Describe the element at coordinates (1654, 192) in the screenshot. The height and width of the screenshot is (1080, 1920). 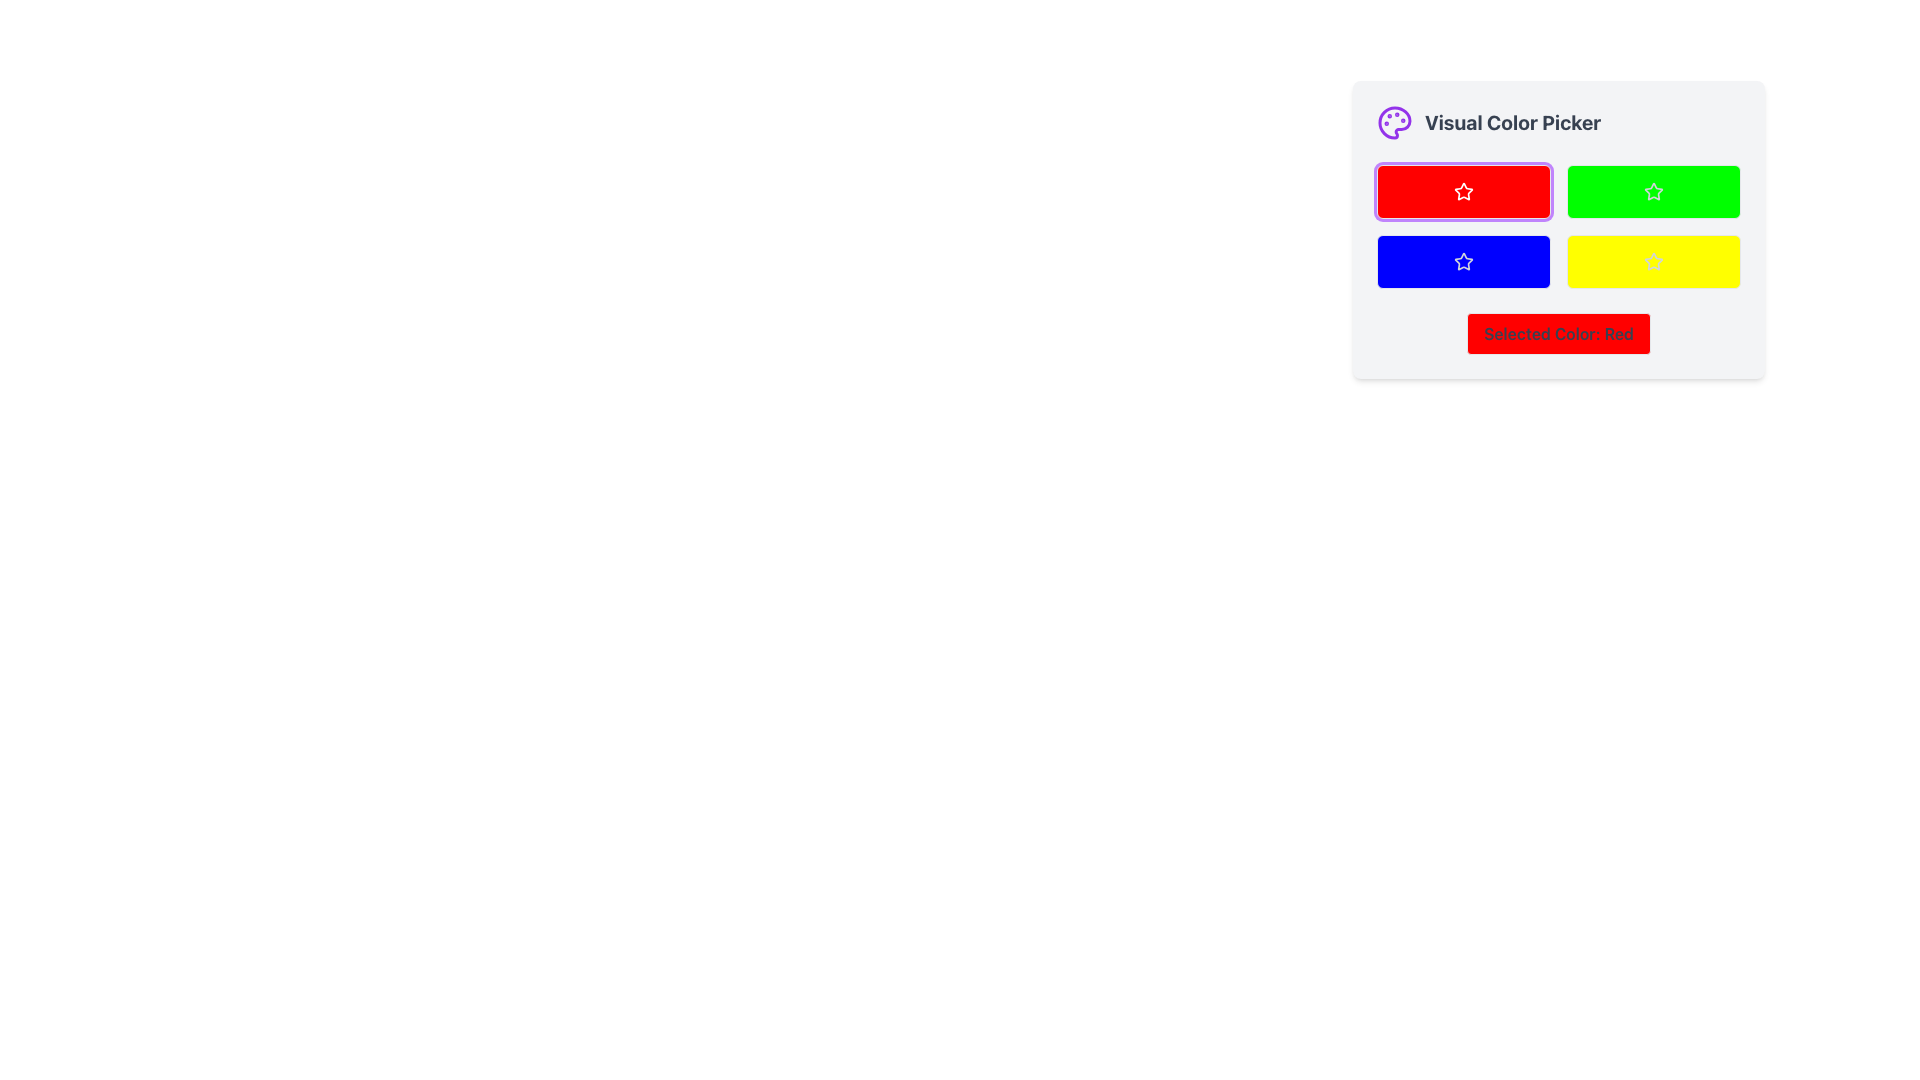
I see `the star icon located within the green button in the top-right of the 2x2 grid in the 'Visual Color Picker' section to mark a favorite or selection` at that location.